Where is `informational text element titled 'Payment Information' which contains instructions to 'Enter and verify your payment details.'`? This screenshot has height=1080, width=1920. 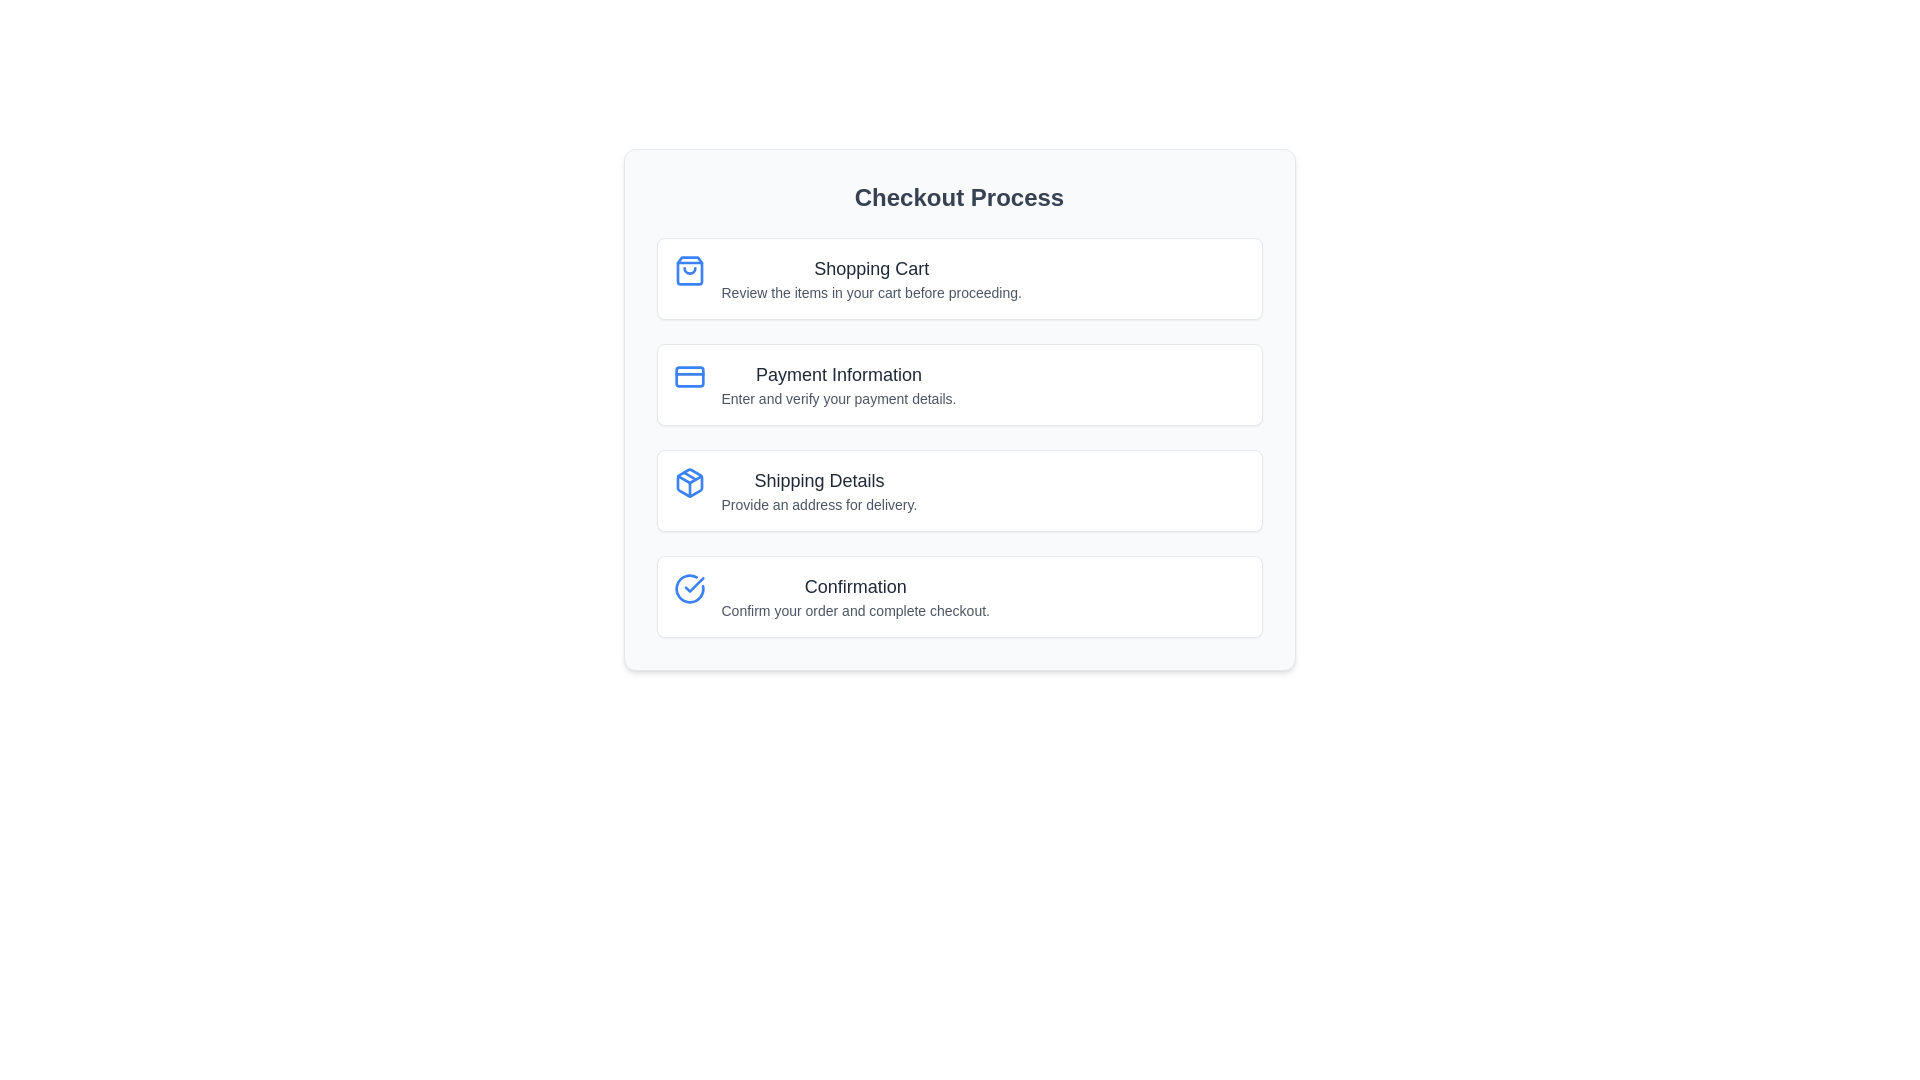
informational text element titled 'Payment Information' which contains instructions to 'Enter and verify your payment details.' is located at coordinates (839, 385).